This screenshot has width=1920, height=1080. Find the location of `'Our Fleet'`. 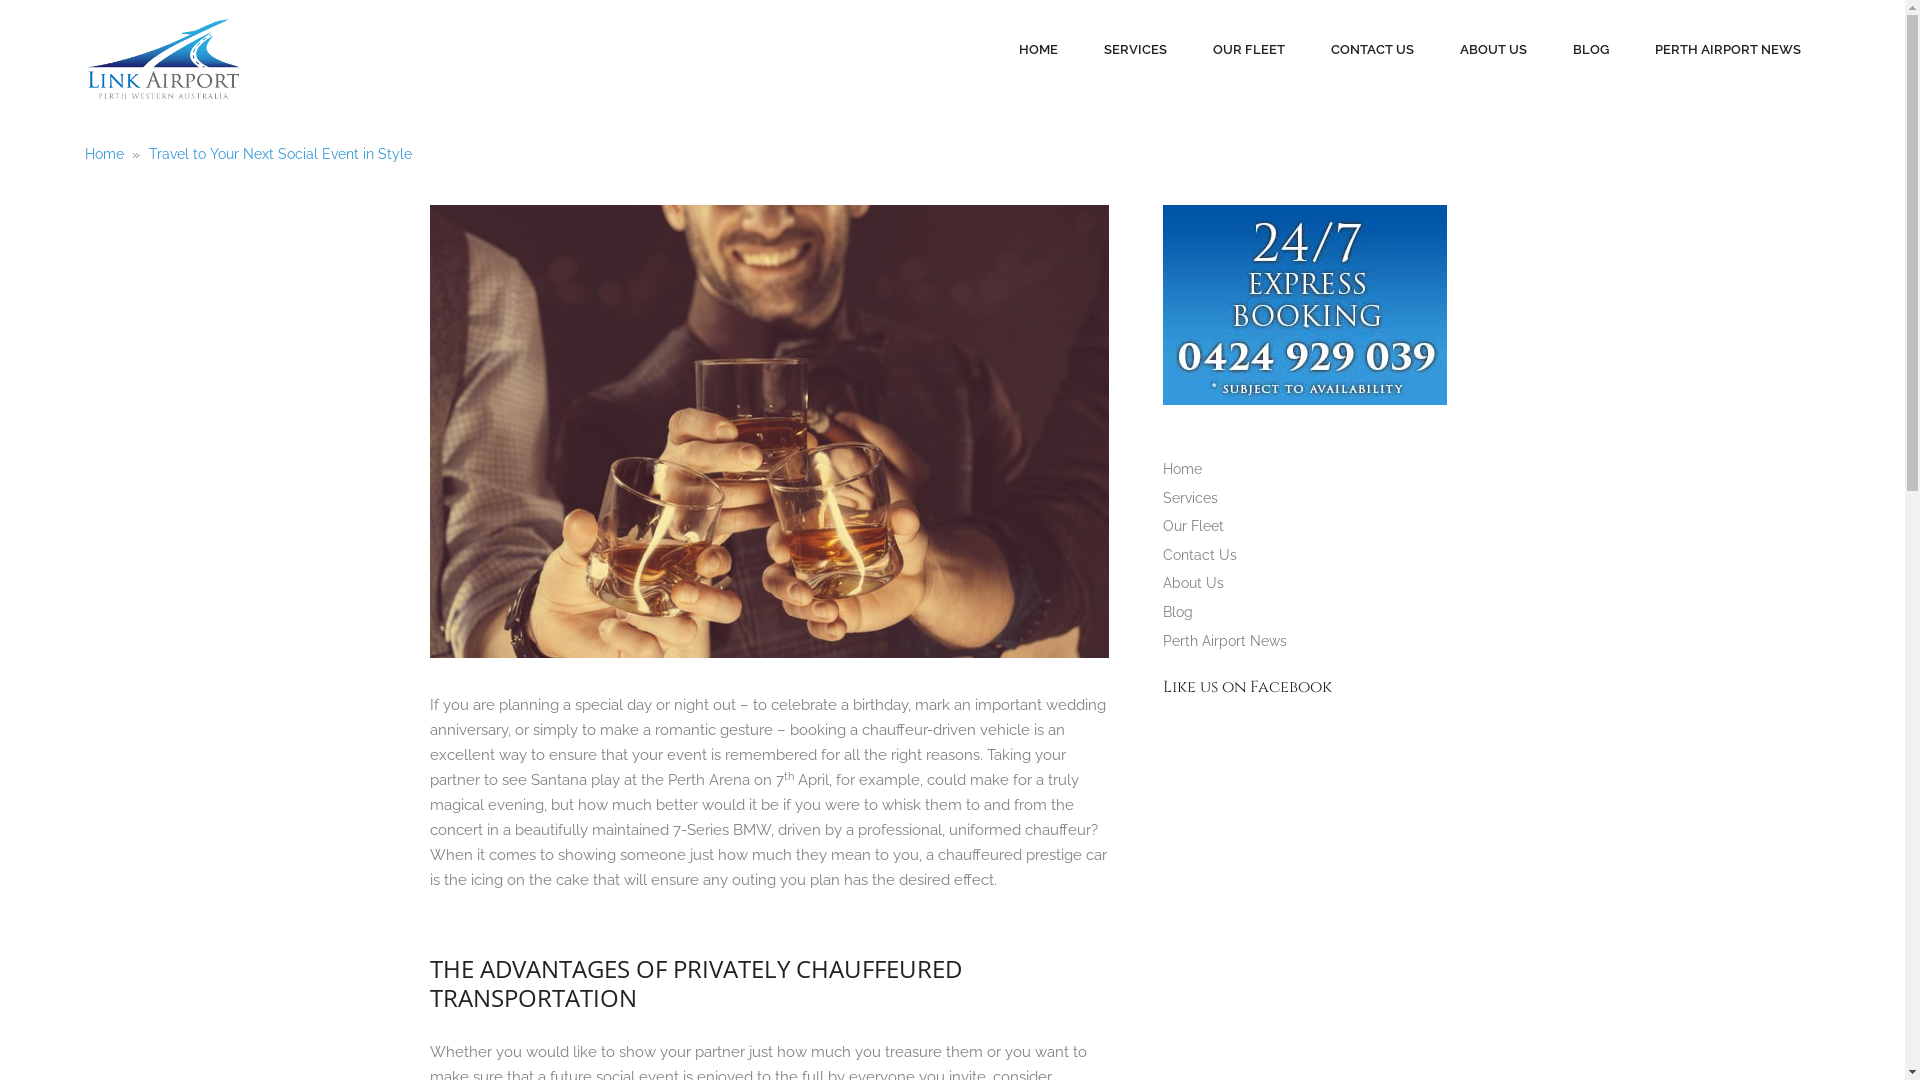

'Our Fleet' is located at coordinates (1193, 524).